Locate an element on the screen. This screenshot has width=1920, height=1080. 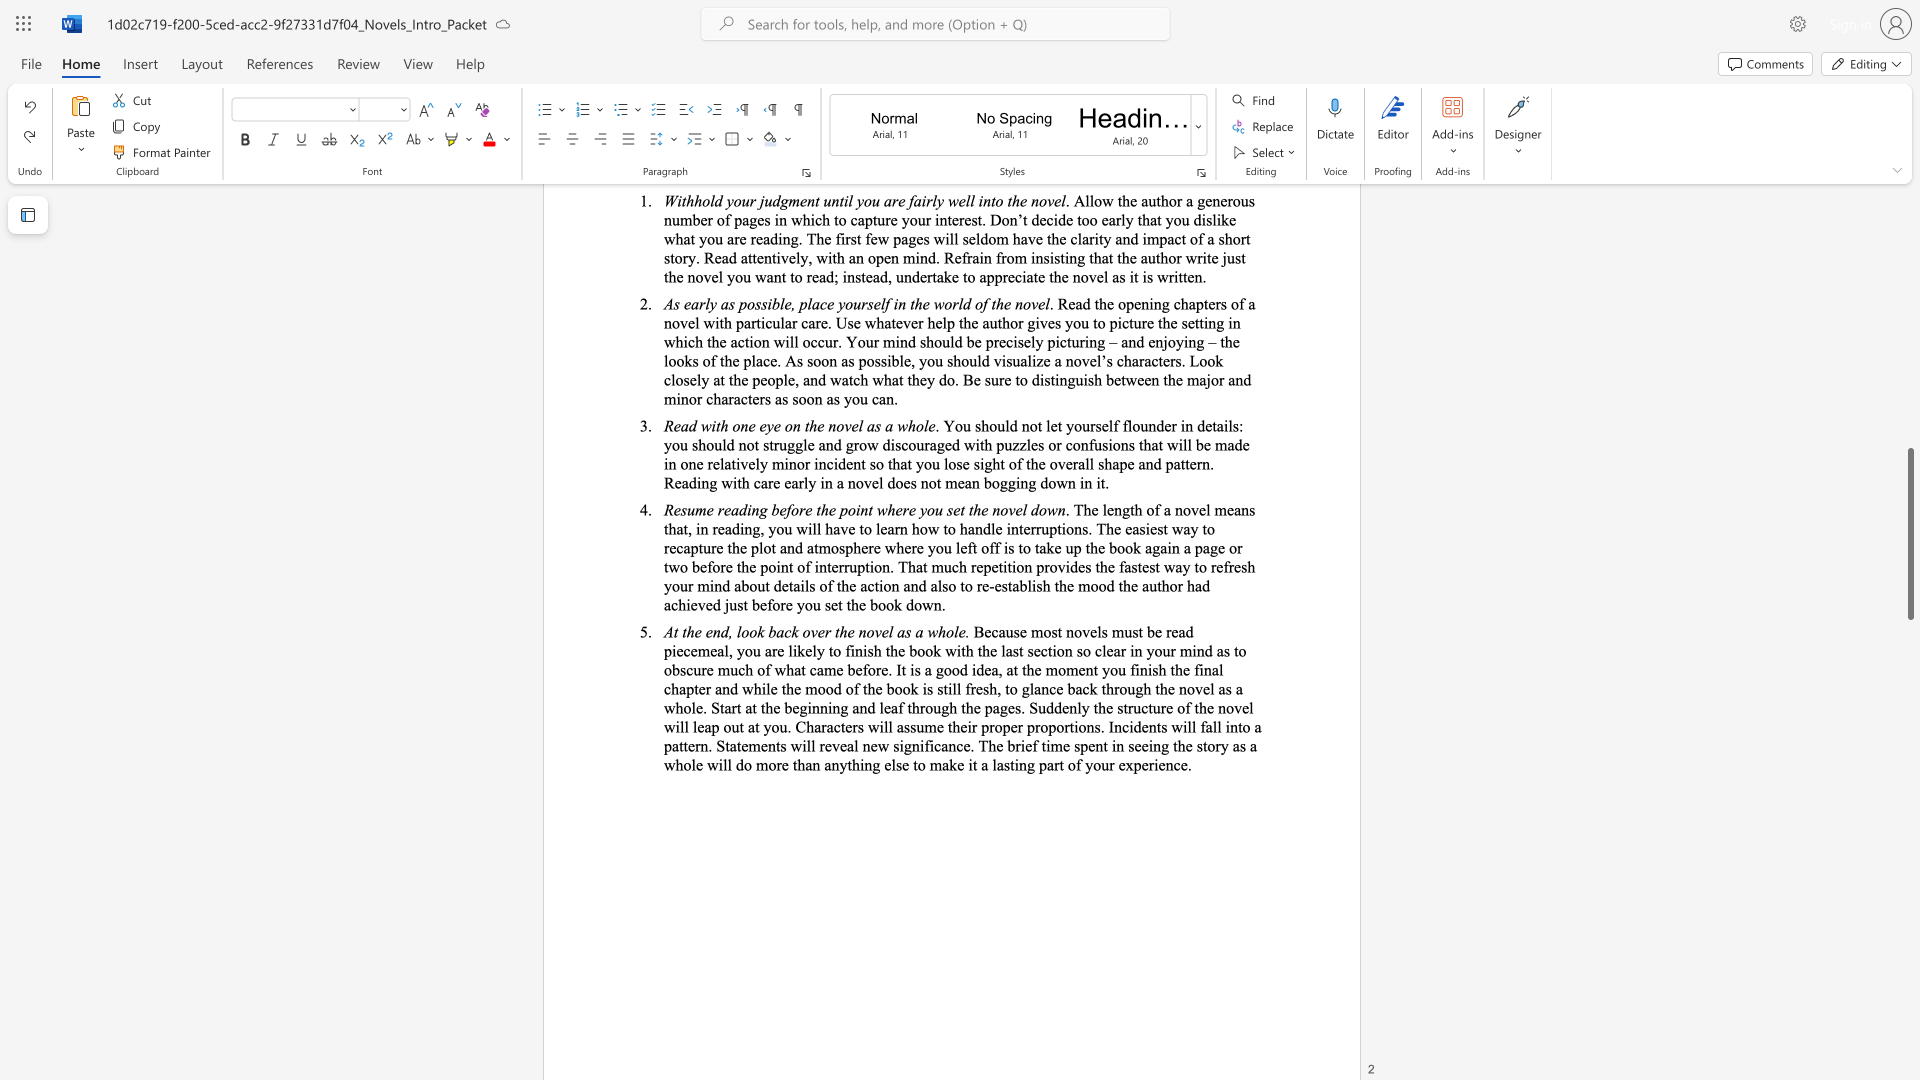
the subset text "novel as a whole." within the text "At the end, look back over the novel as a whole." is located at coordinates (858, 631).